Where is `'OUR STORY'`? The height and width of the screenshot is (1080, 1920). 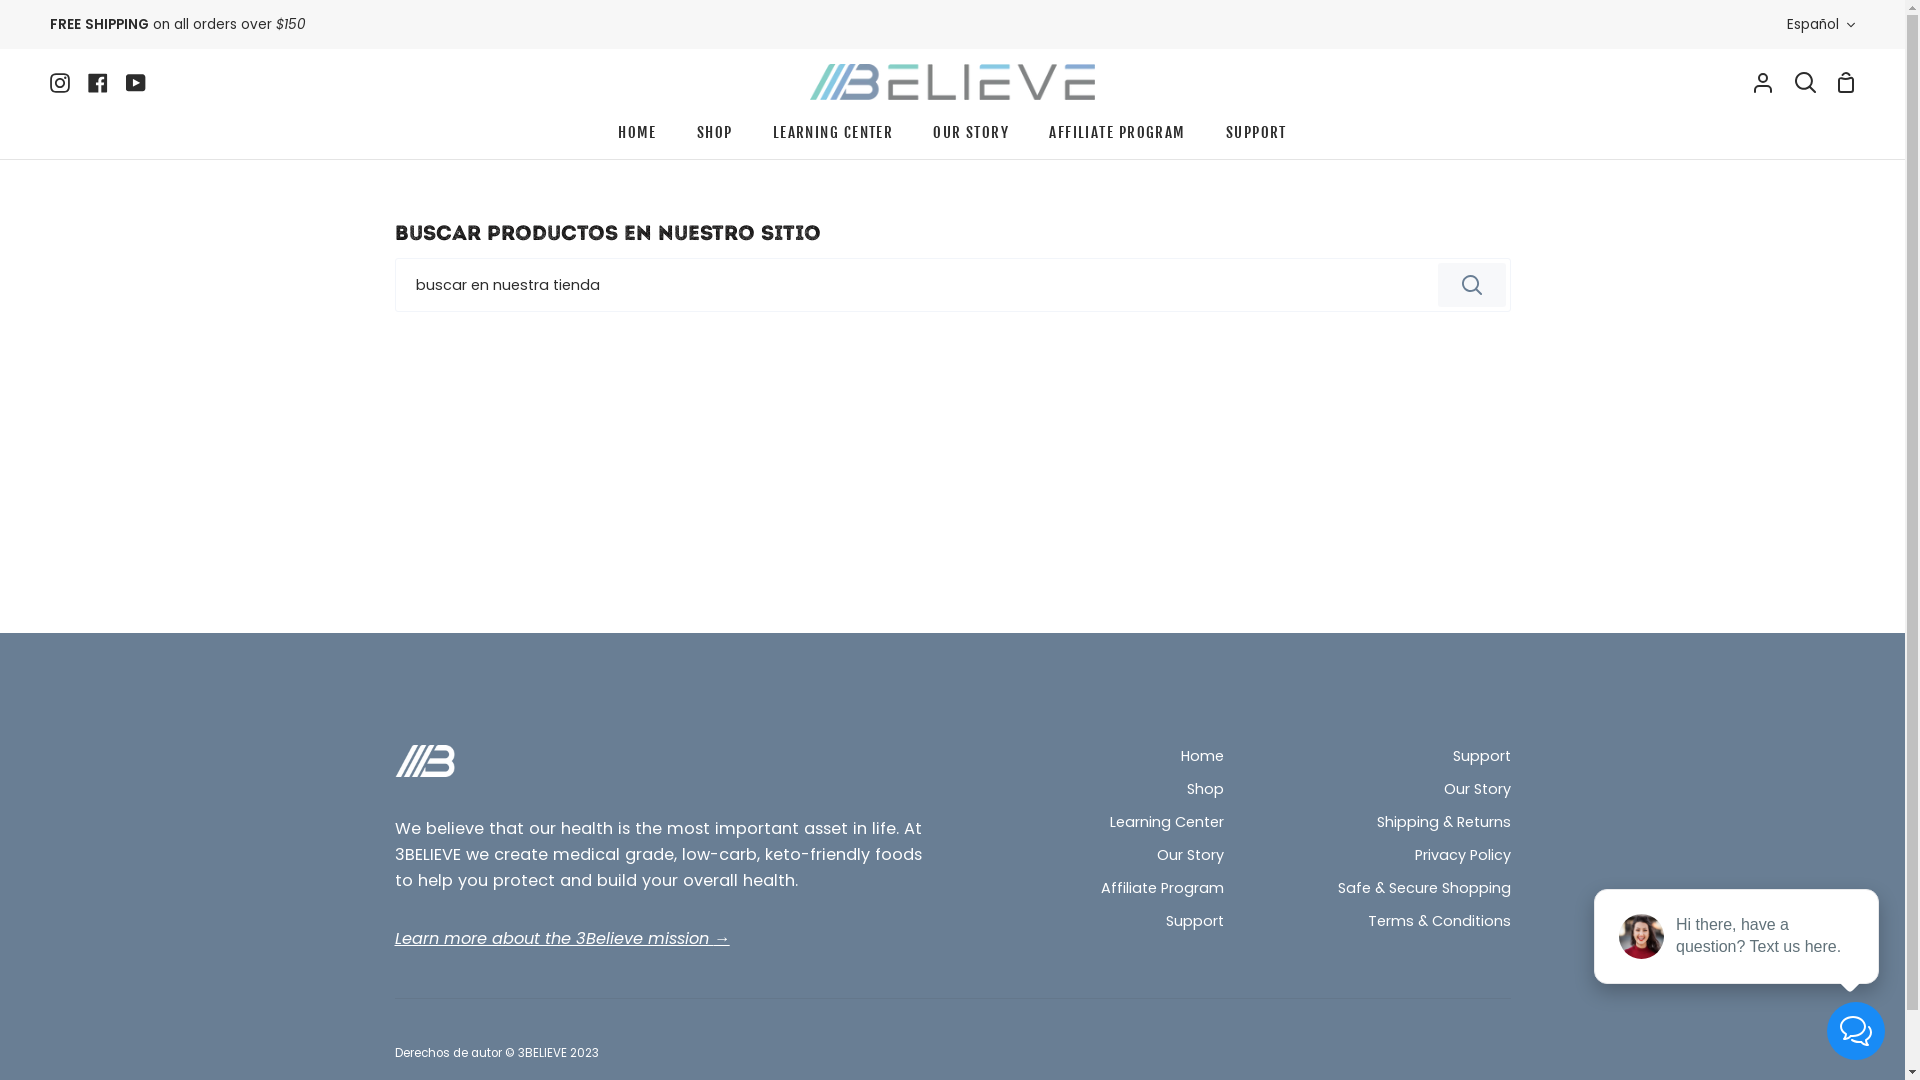
'OUR STORY' is located at coordinates (911, 136).